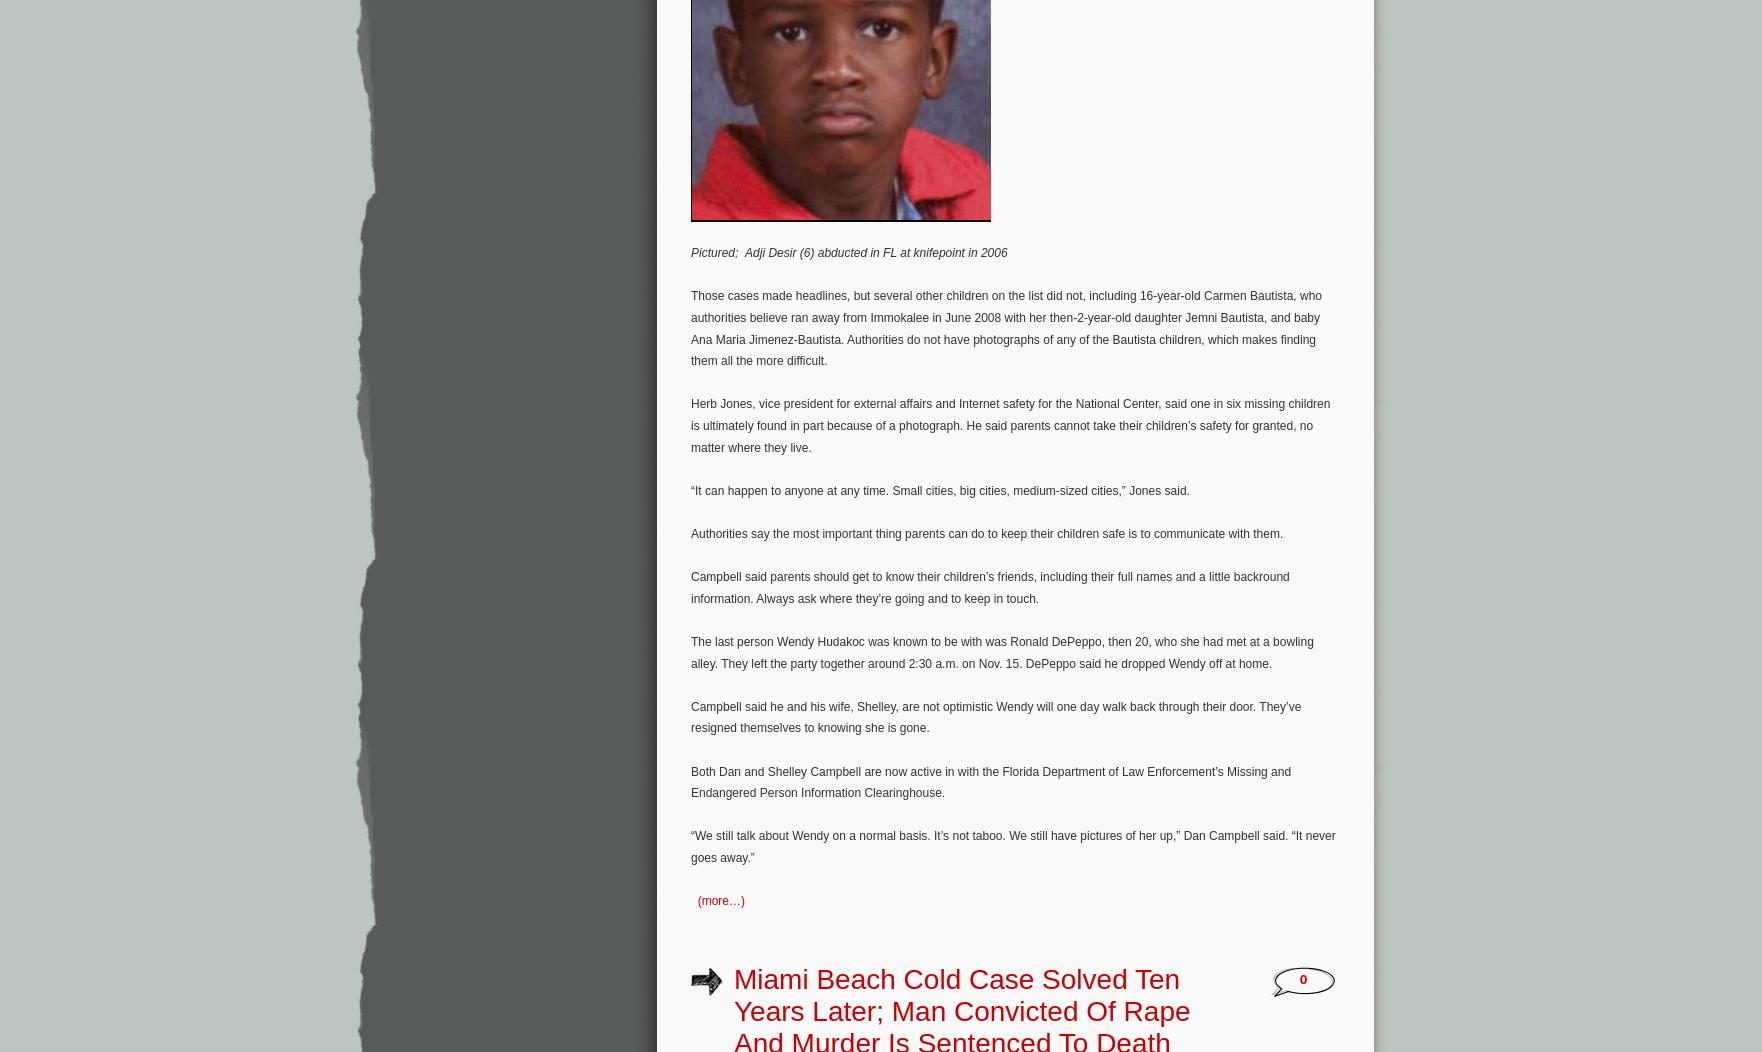 The height and width of the screenshot is (1052, 1762). What do you see at coordinates (1012, 845) in the screenshot?
I see `'“We still talk about Wendy on a normal basis. It’s not taboo. We still have pictures of her up,” Dan Campbell said. “It never goes away.”'` at bounding box center [1012, 845].